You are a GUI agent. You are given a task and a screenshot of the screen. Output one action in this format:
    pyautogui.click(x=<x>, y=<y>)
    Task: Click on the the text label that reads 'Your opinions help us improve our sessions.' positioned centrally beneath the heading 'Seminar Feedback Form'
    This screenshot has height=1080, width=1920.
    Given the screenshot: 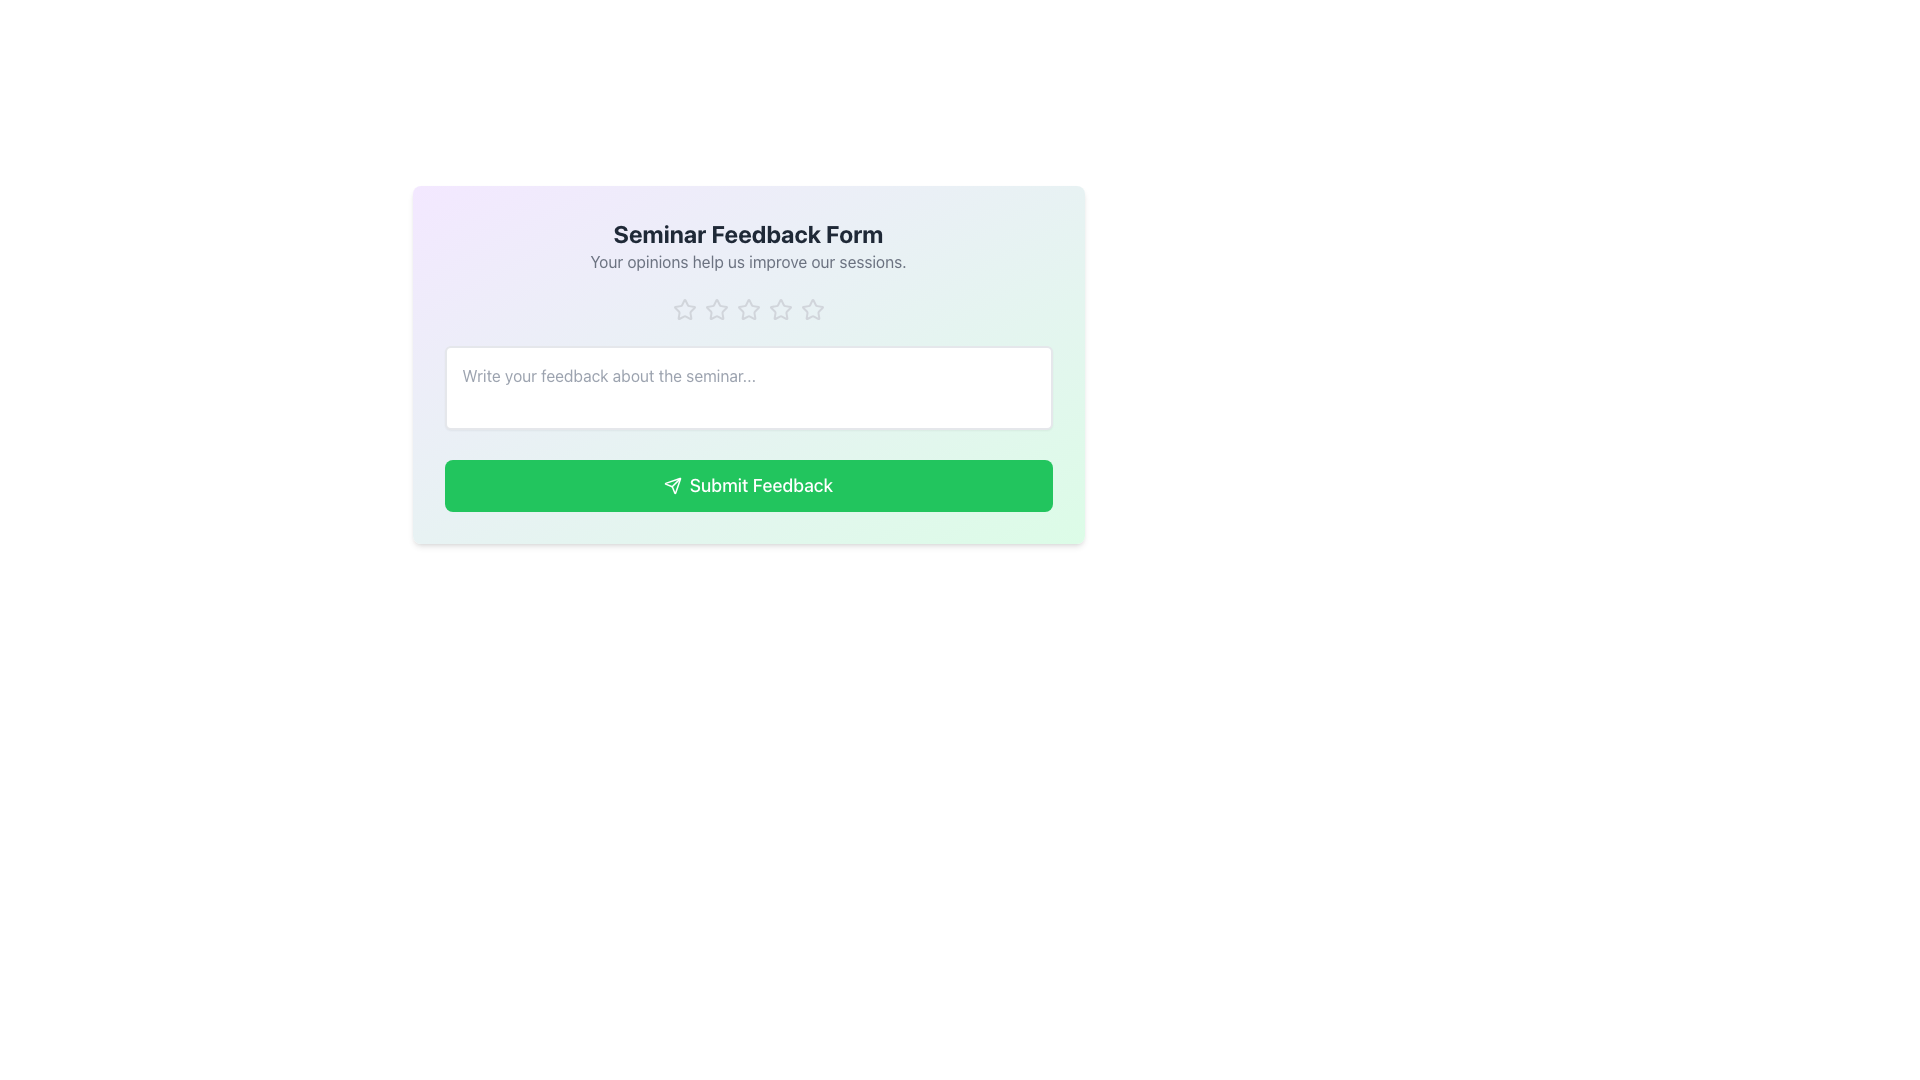 What is the action you would take?
    pyautogui.click(x=747, y=261)
    